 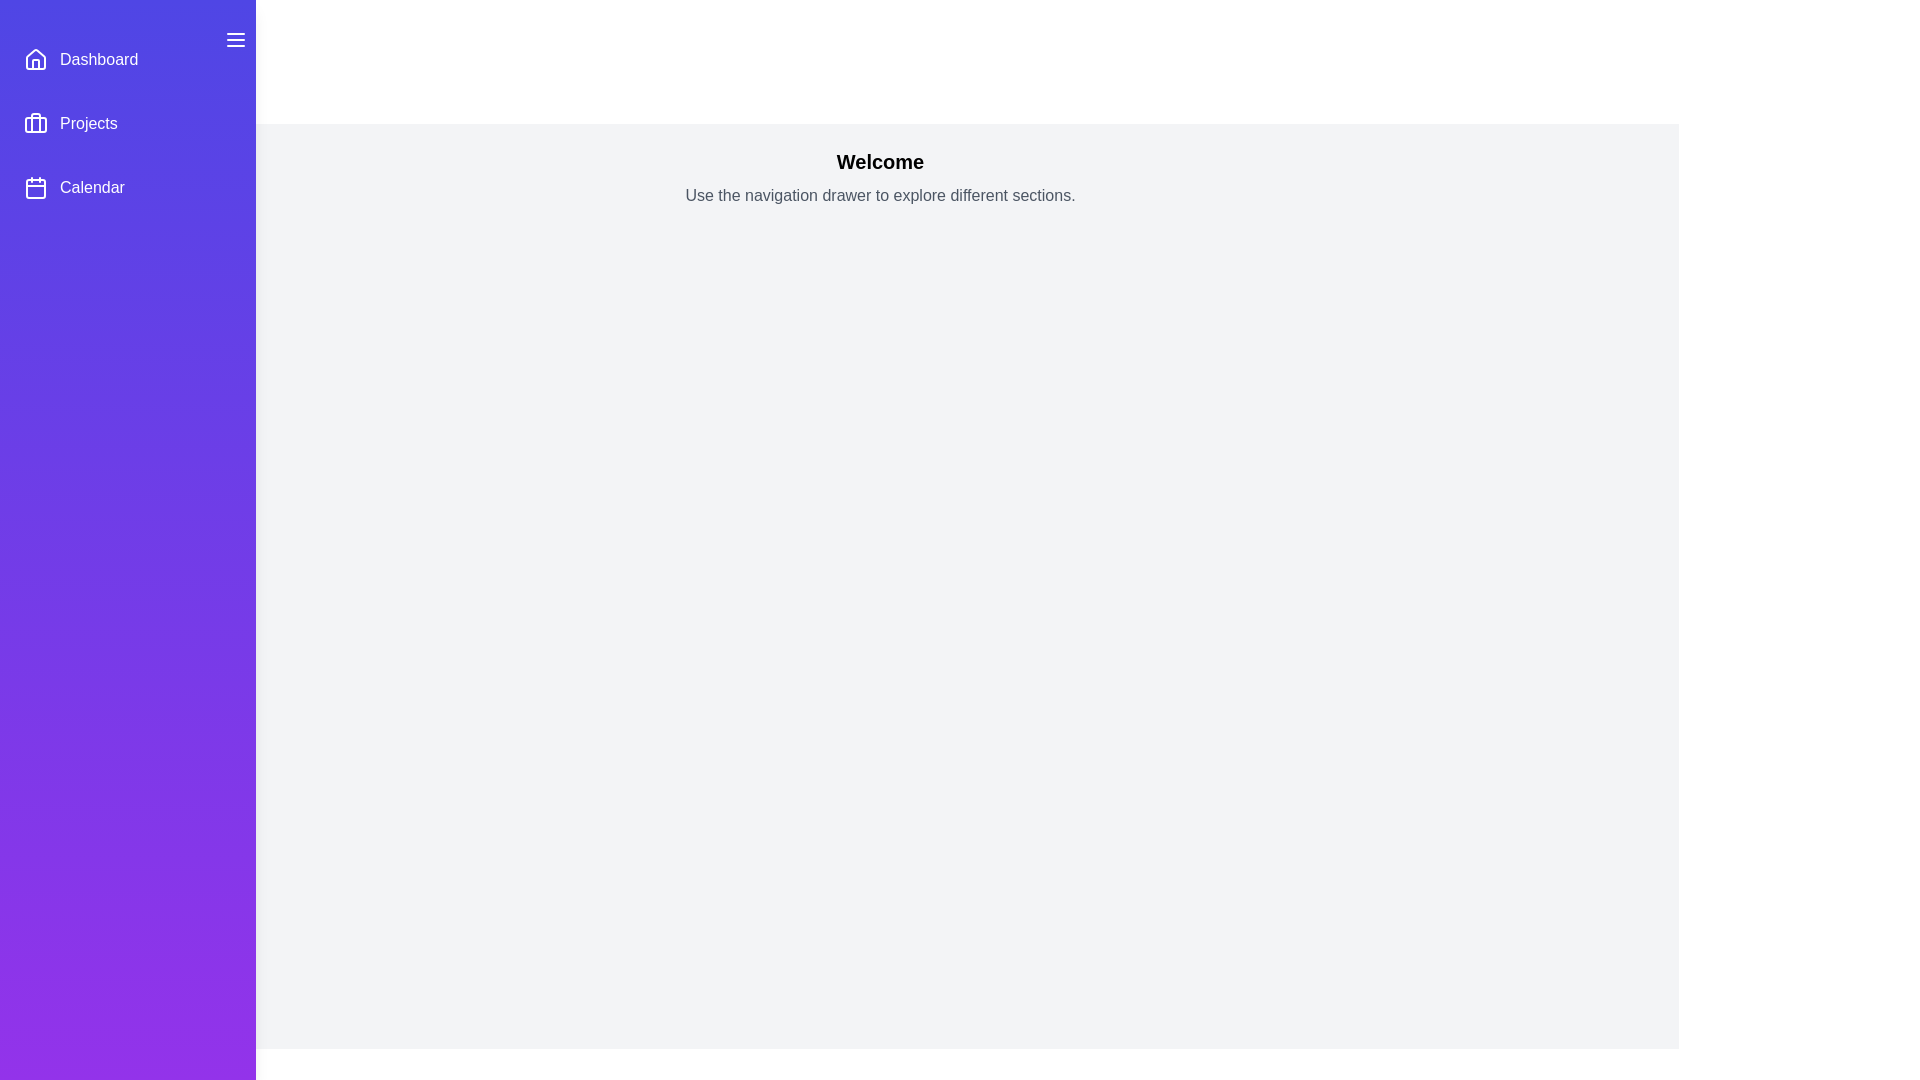 What do you see at coordinates (235, 39) in the screenshot?
I see `the toggle button to open or close the drawer` at bounding box center [235, 39].